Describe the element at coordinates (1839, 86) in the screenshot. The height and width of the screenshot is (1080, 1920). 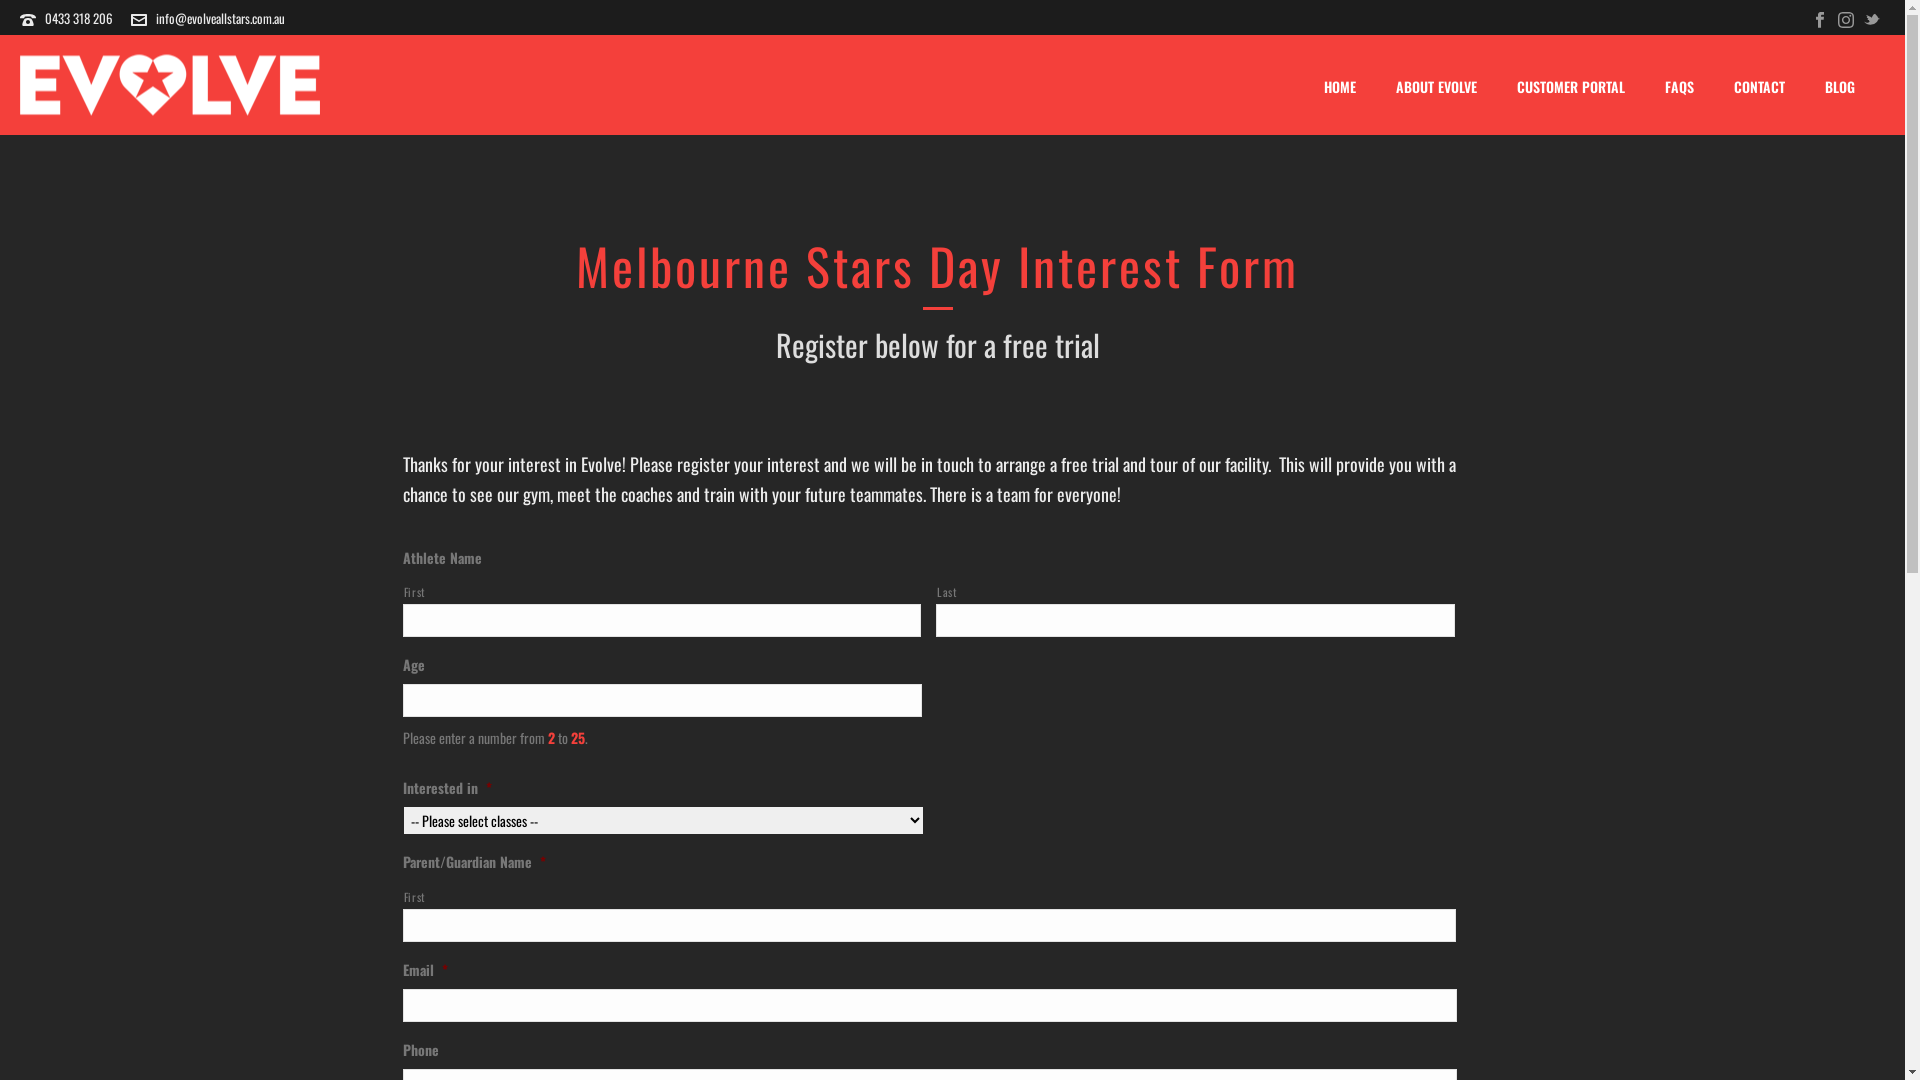
I see `'BLOG'` at that location.